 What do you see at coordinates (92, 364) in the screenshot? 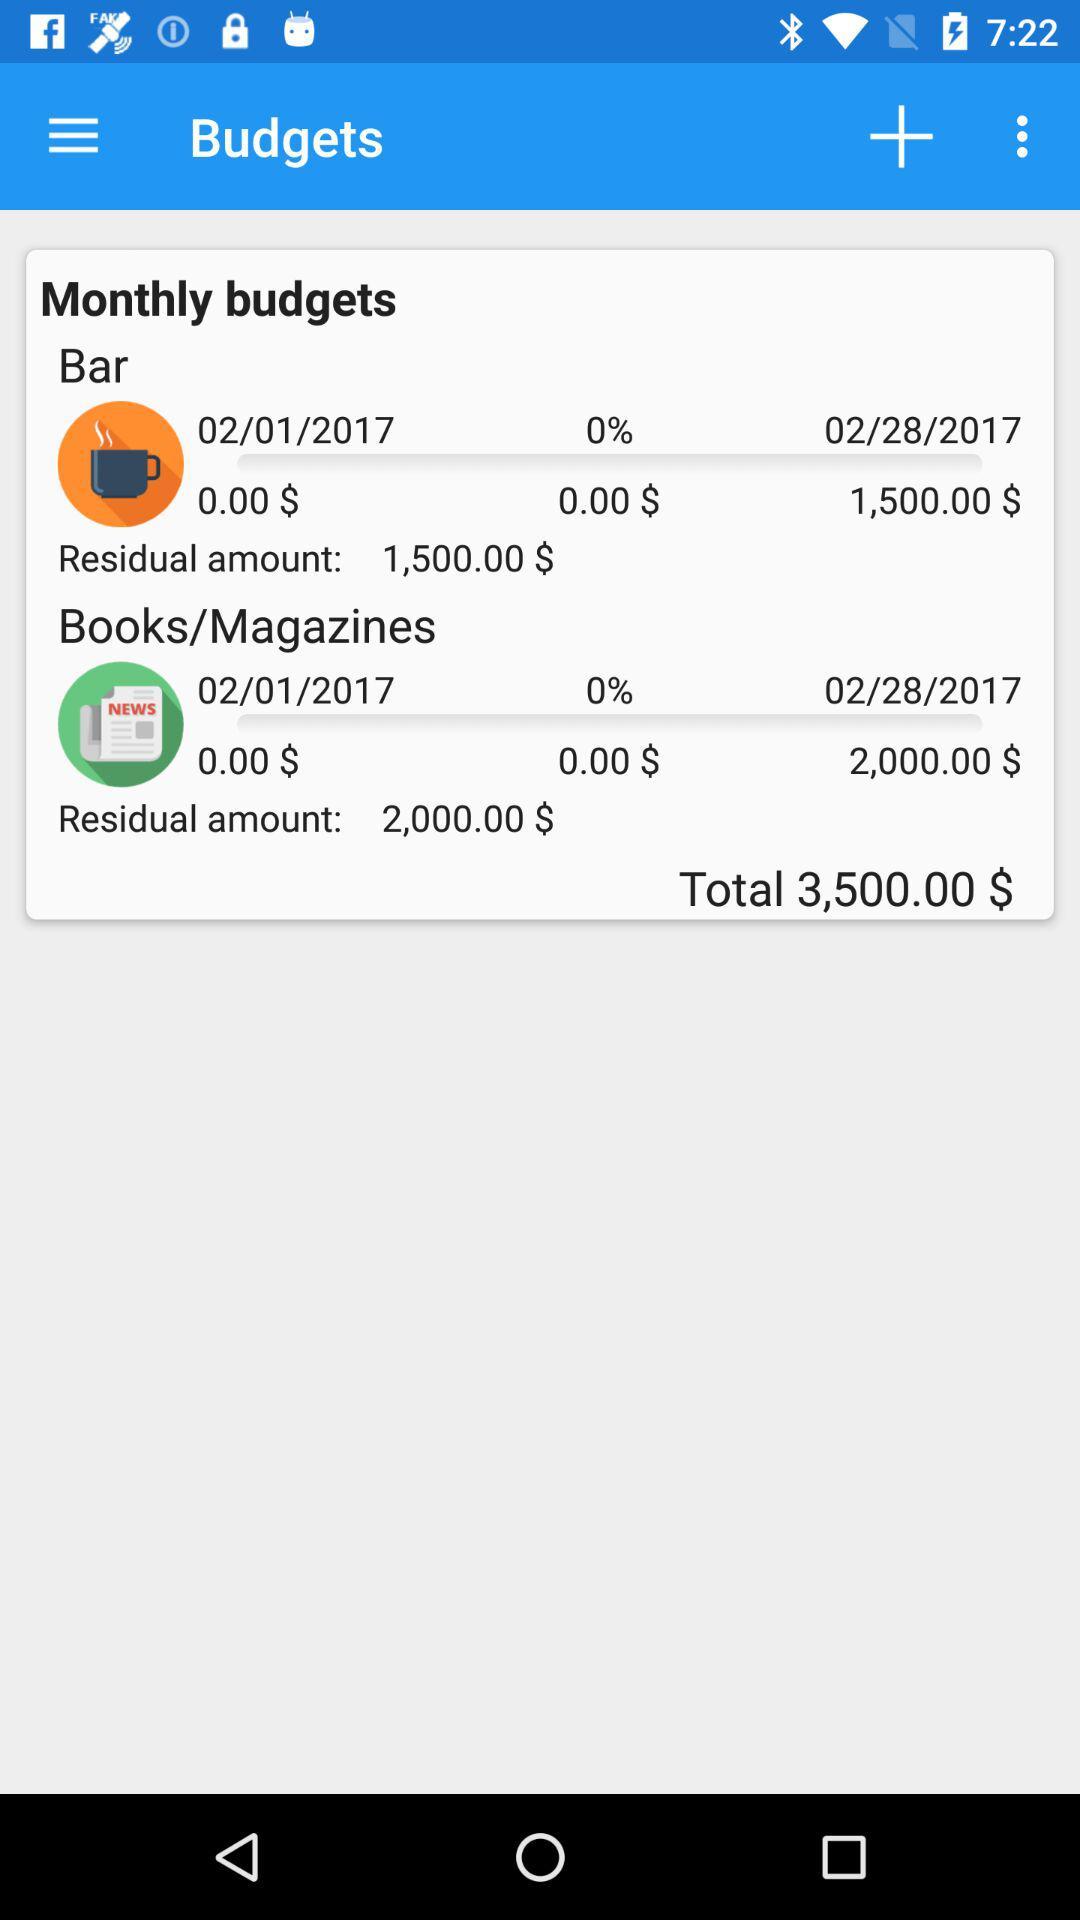
I see `the item below the monthly budgets item` at bounding box center [92, 364].